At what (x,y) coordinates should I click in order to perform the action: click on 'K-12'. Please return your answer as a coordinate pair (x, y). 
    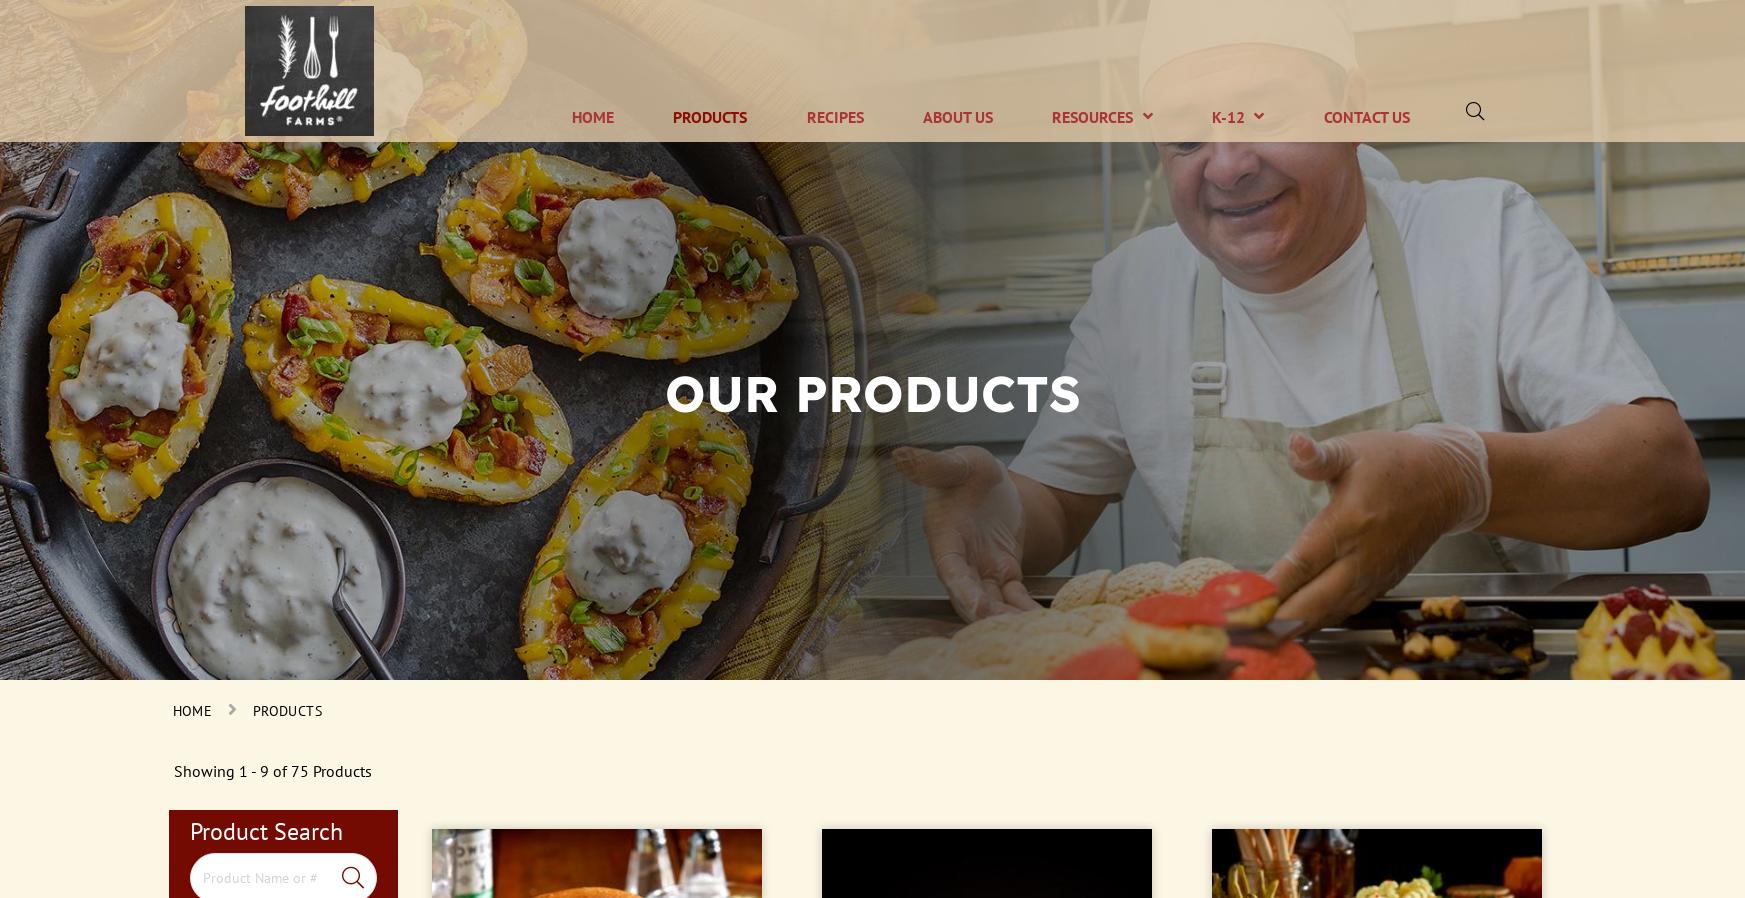
    Looking at the image, I should click on (1226, 115).